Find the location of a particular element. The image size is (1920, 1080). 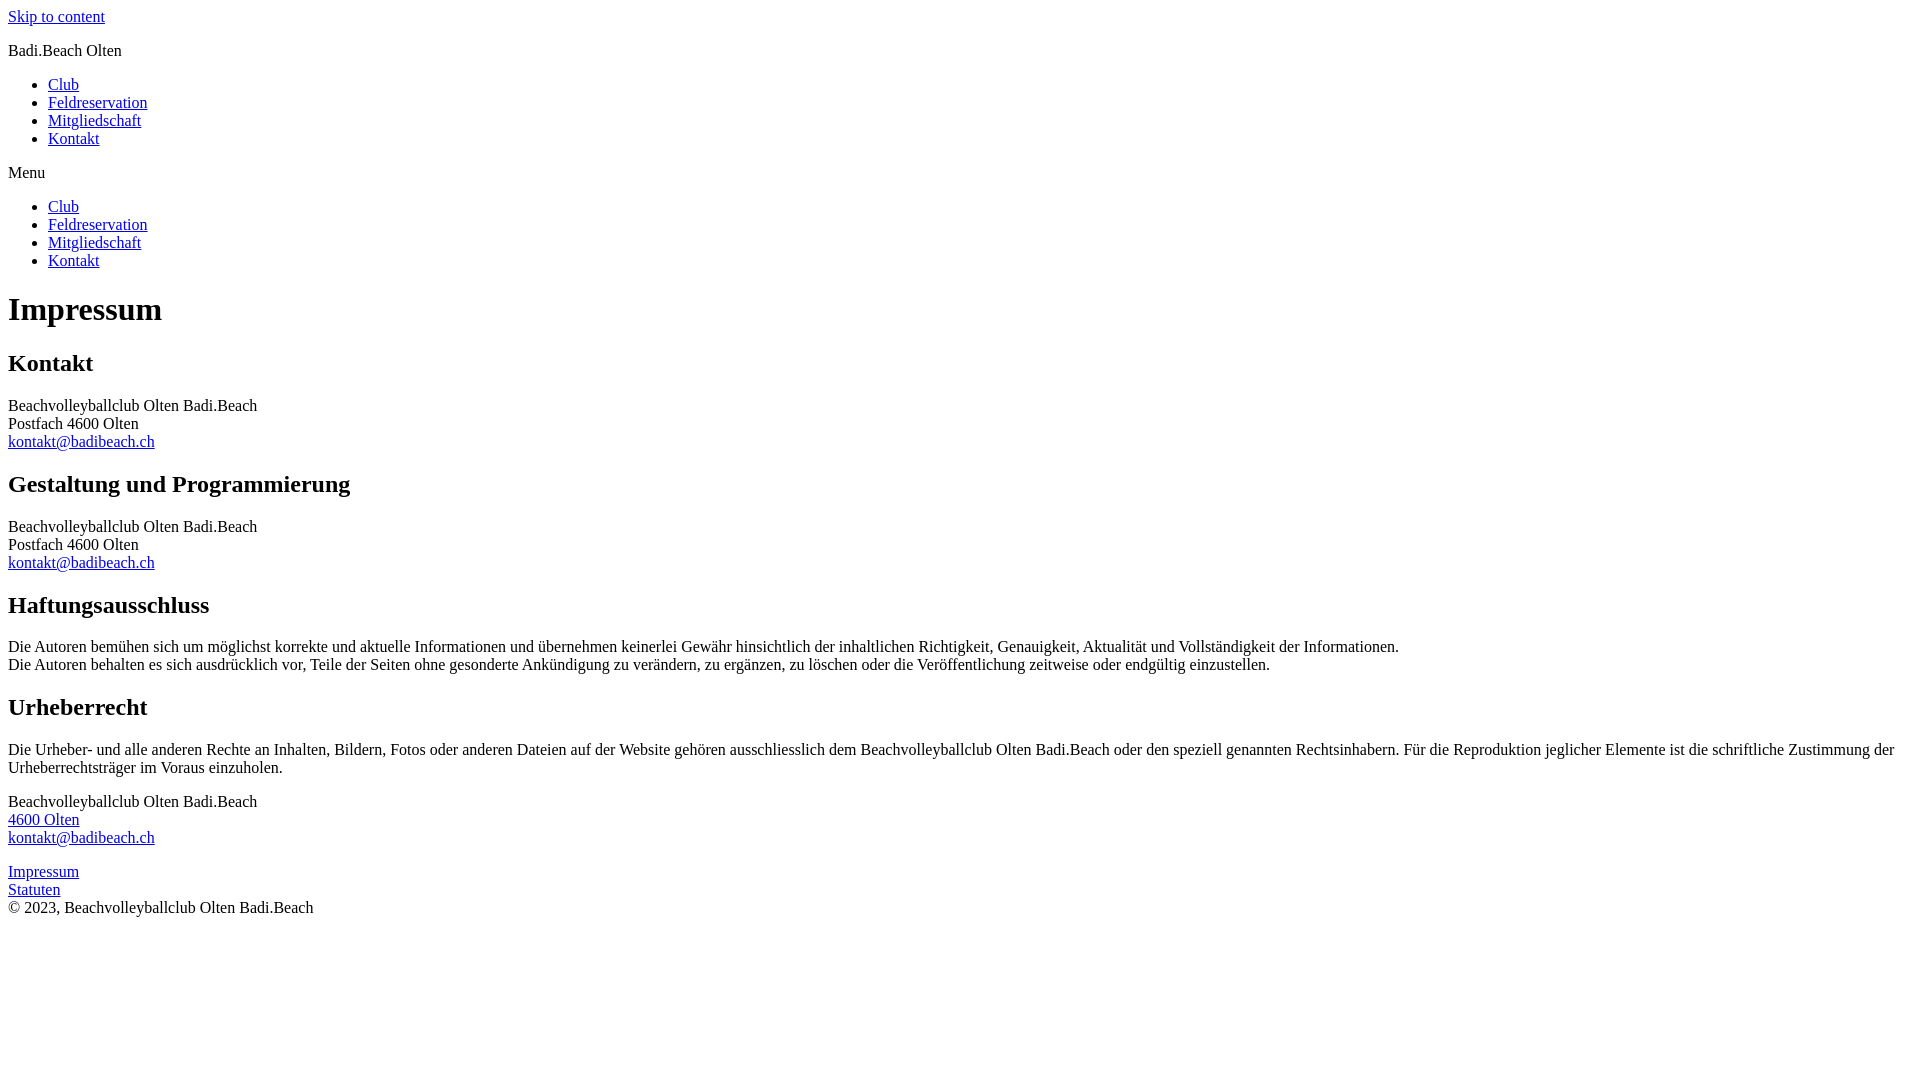

'Kontakt' is located at coordinates (73, 137).